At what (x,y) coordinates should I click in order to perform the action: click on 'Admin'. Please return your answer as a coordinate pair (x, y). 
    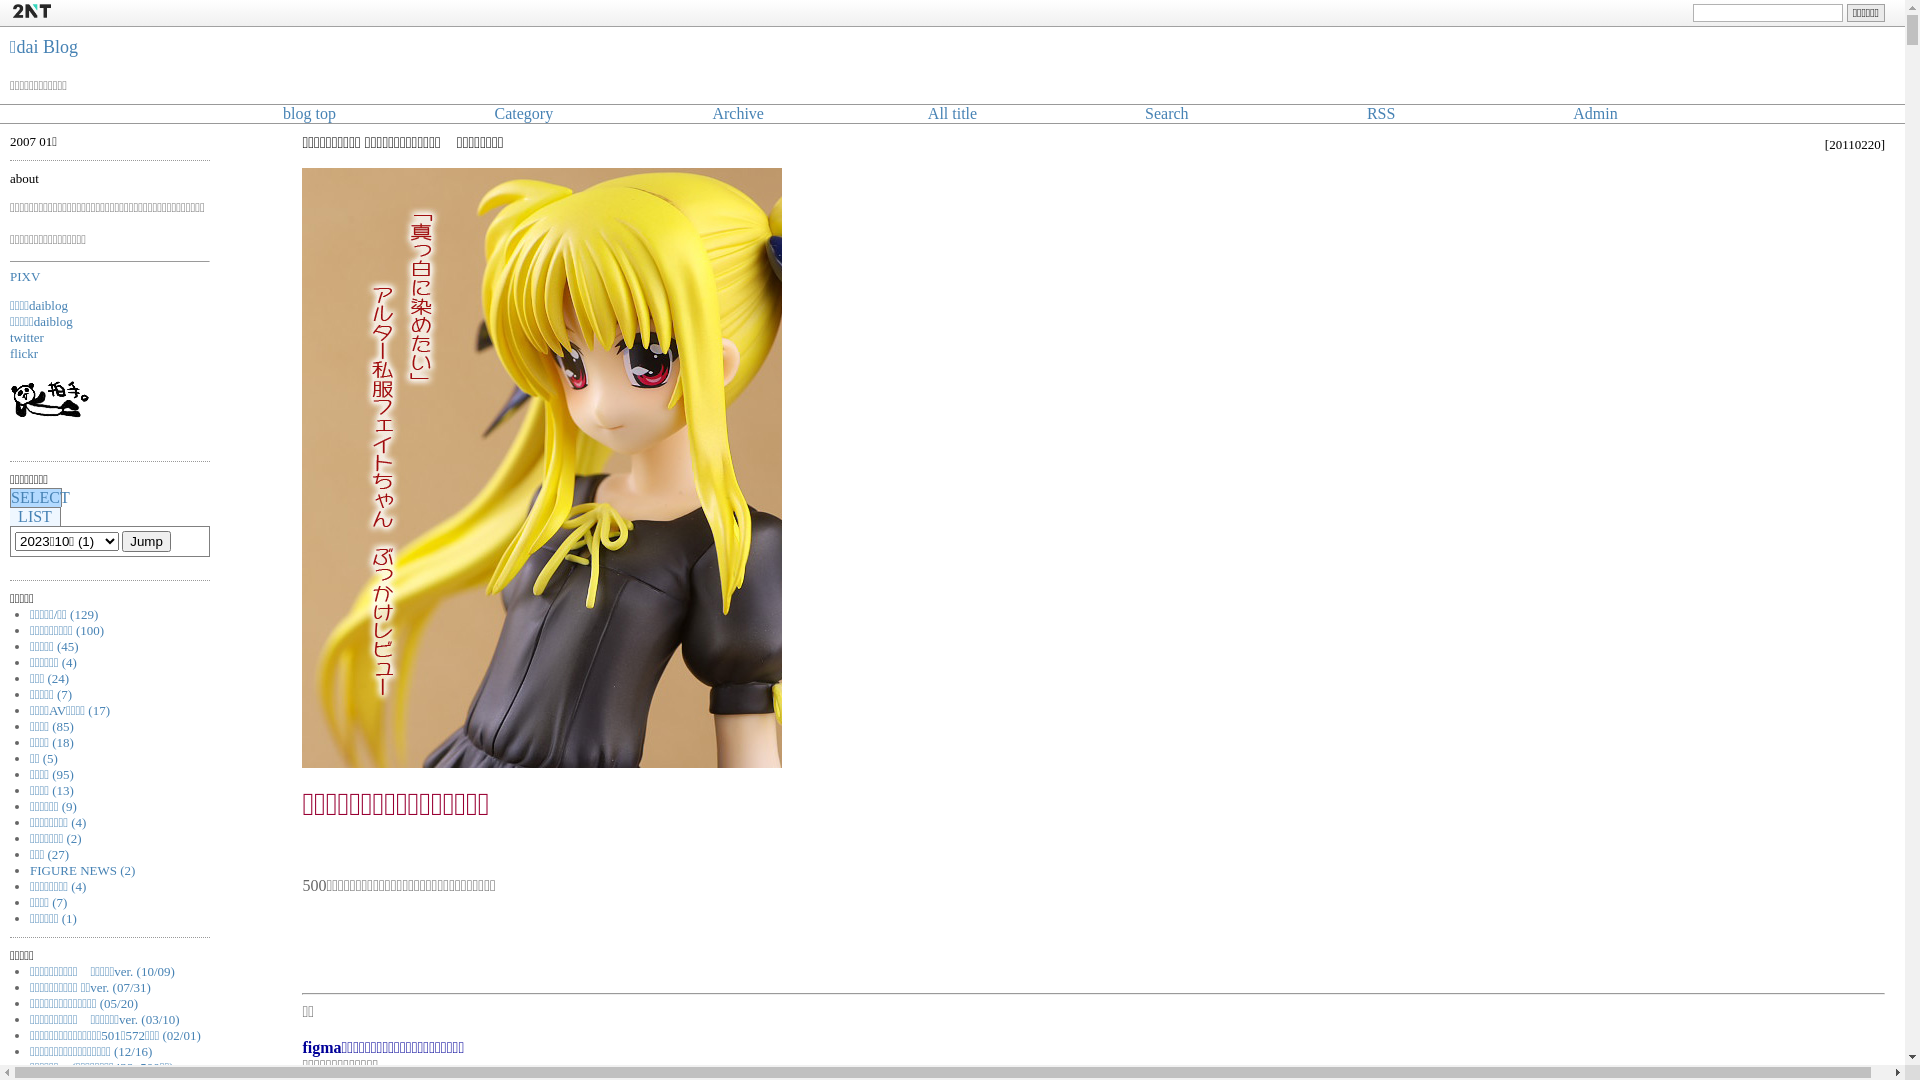
    Looking at the image, I should click on (1593, 113).